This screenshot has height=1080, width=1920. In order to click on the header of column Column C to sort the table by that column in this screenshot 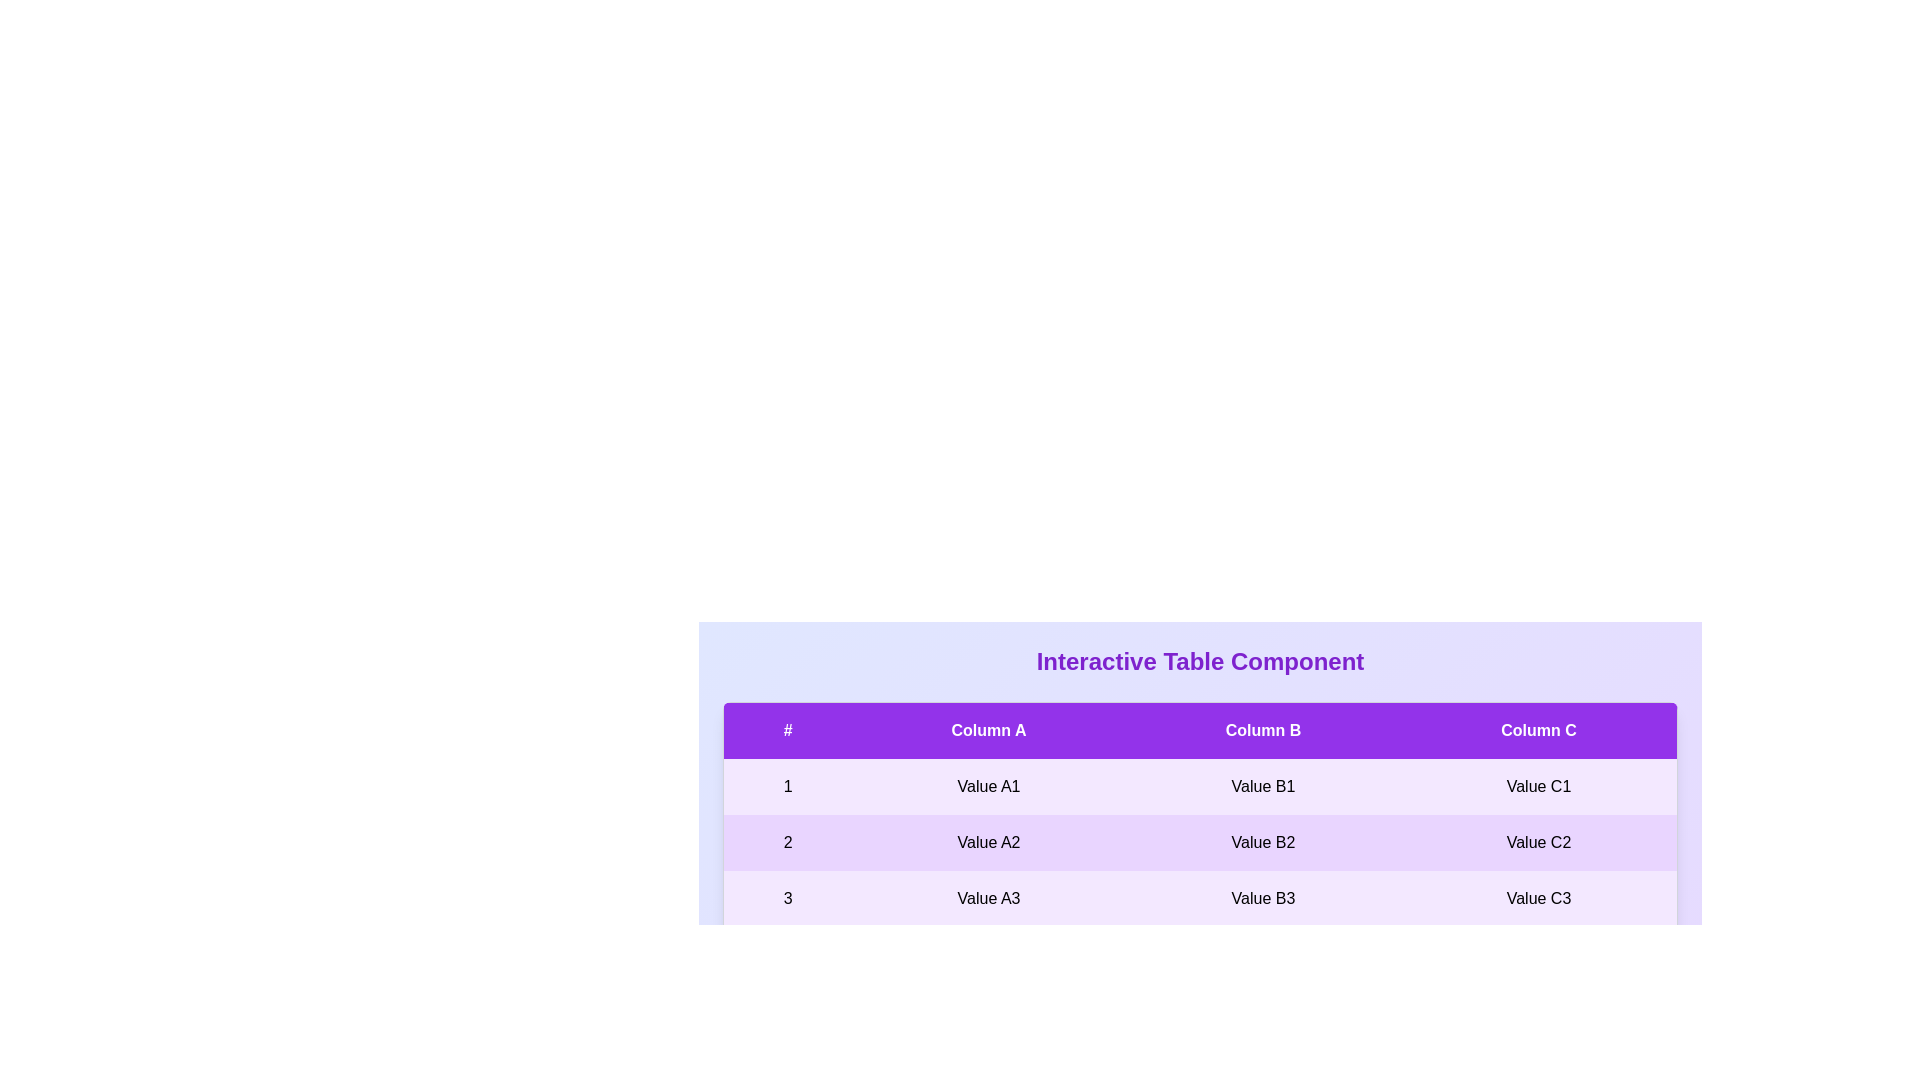, I will do `click(1538, 730)`.